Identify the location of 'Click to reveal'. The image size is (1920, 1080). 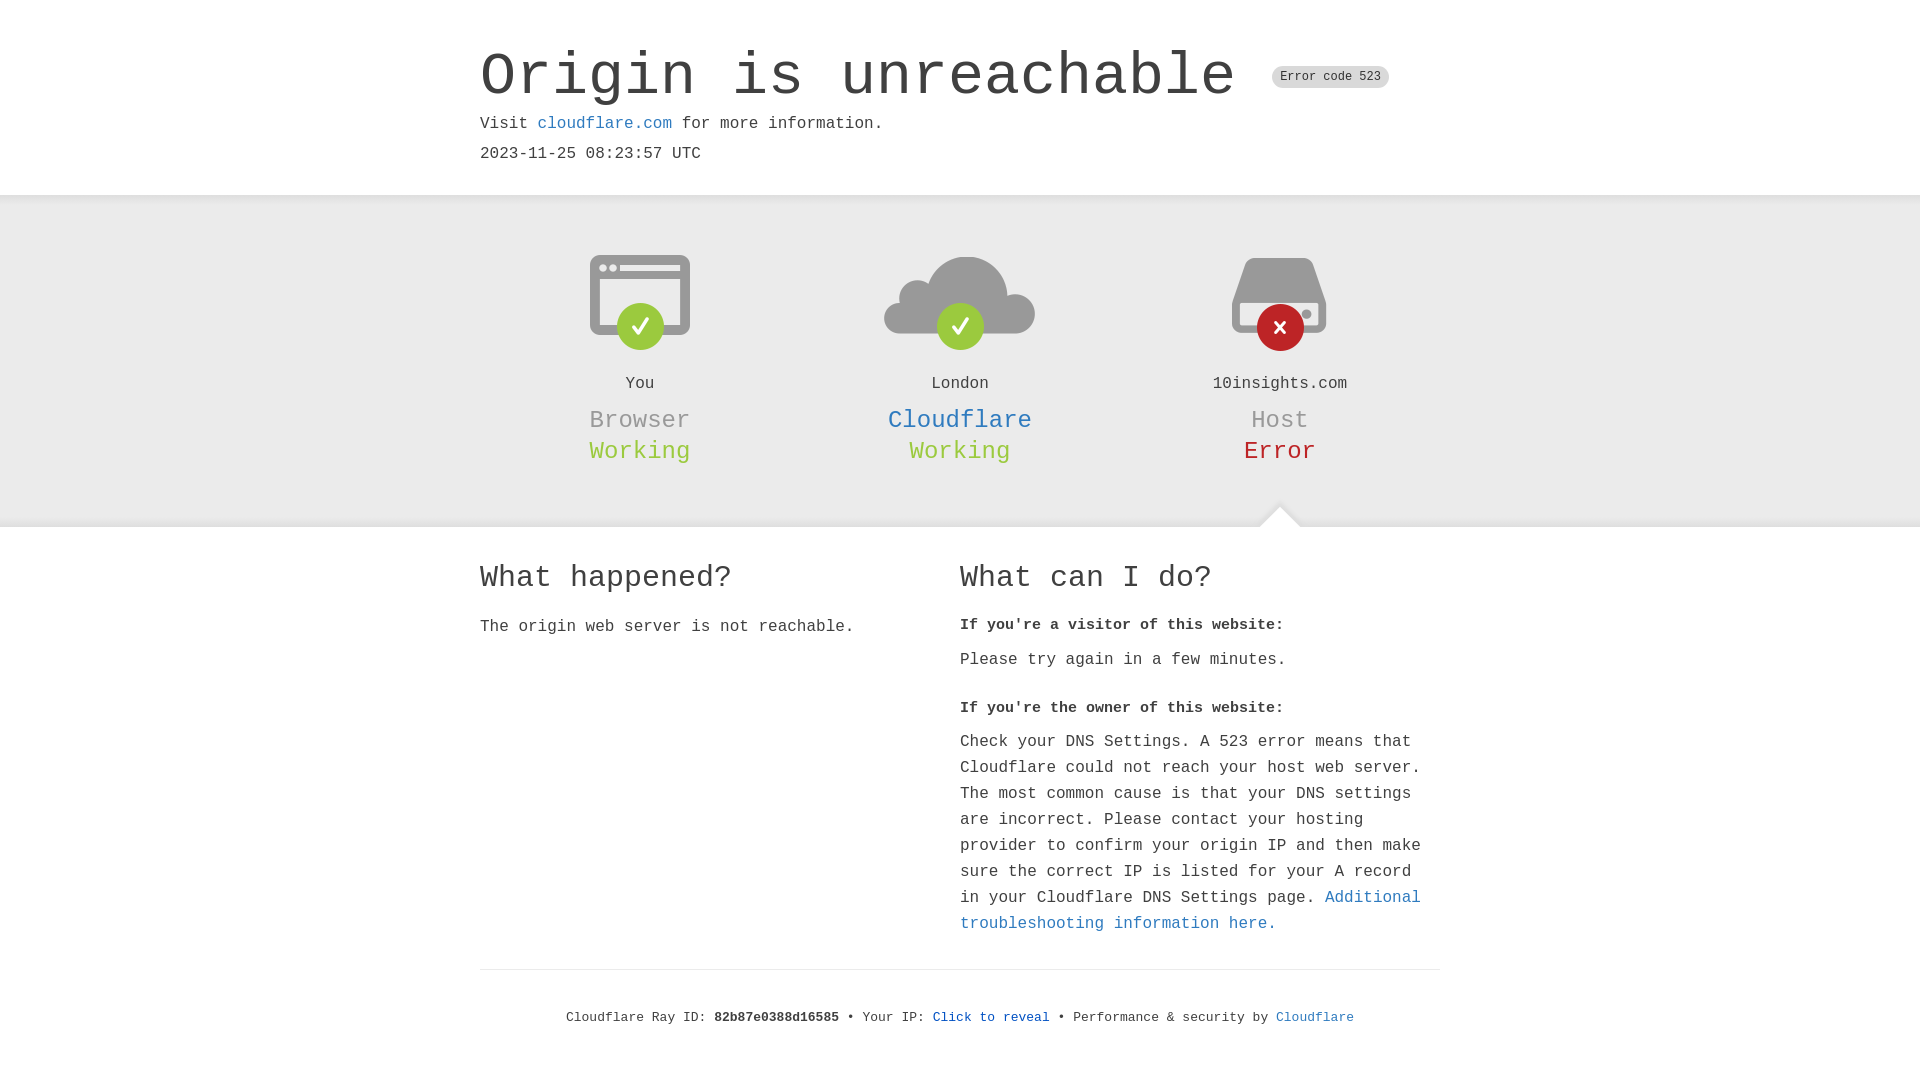
(991, 1017).